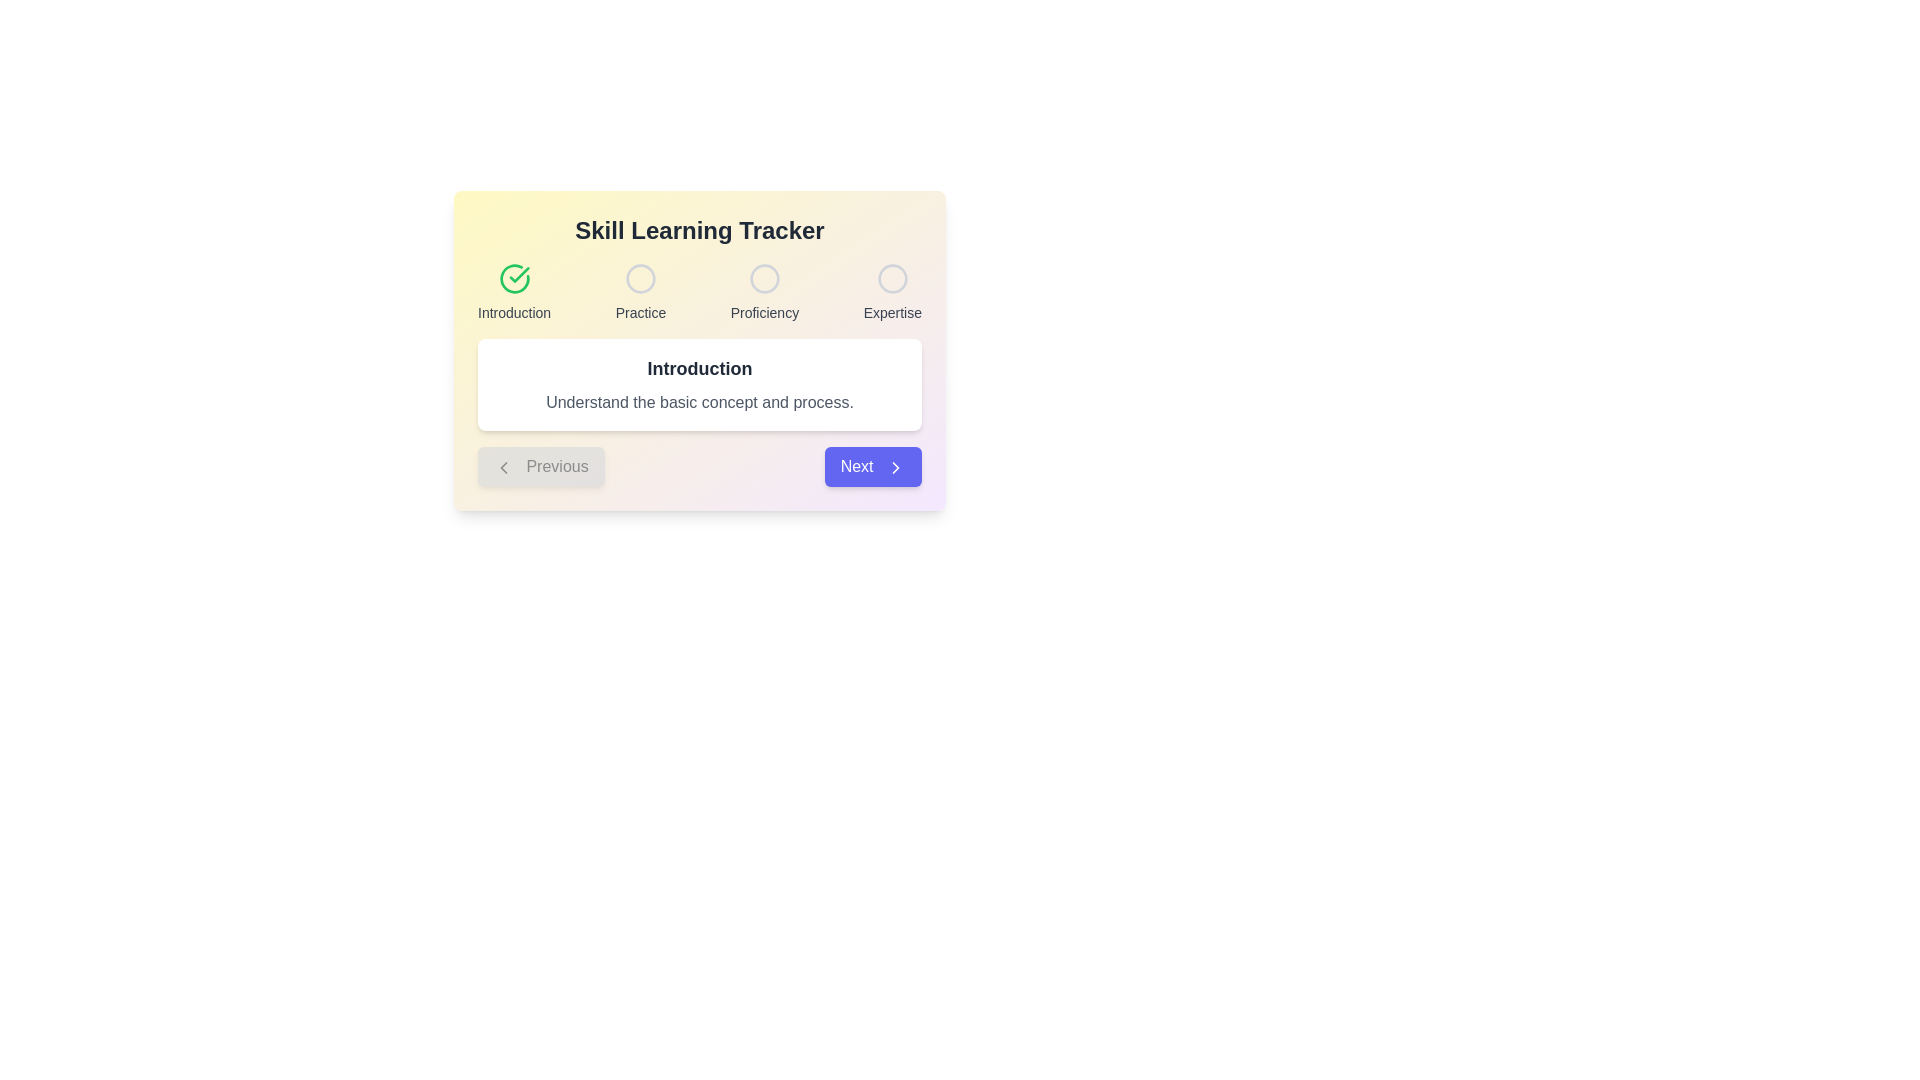 Image resolution: width=1920 pixels, height=1080 pixels. Describe the element at coordinates (763, 312) in the screenshot. I see `the 'Proficiency' text label located below the third circular icon in the Skill Learning Tracker modal interface` at that location.